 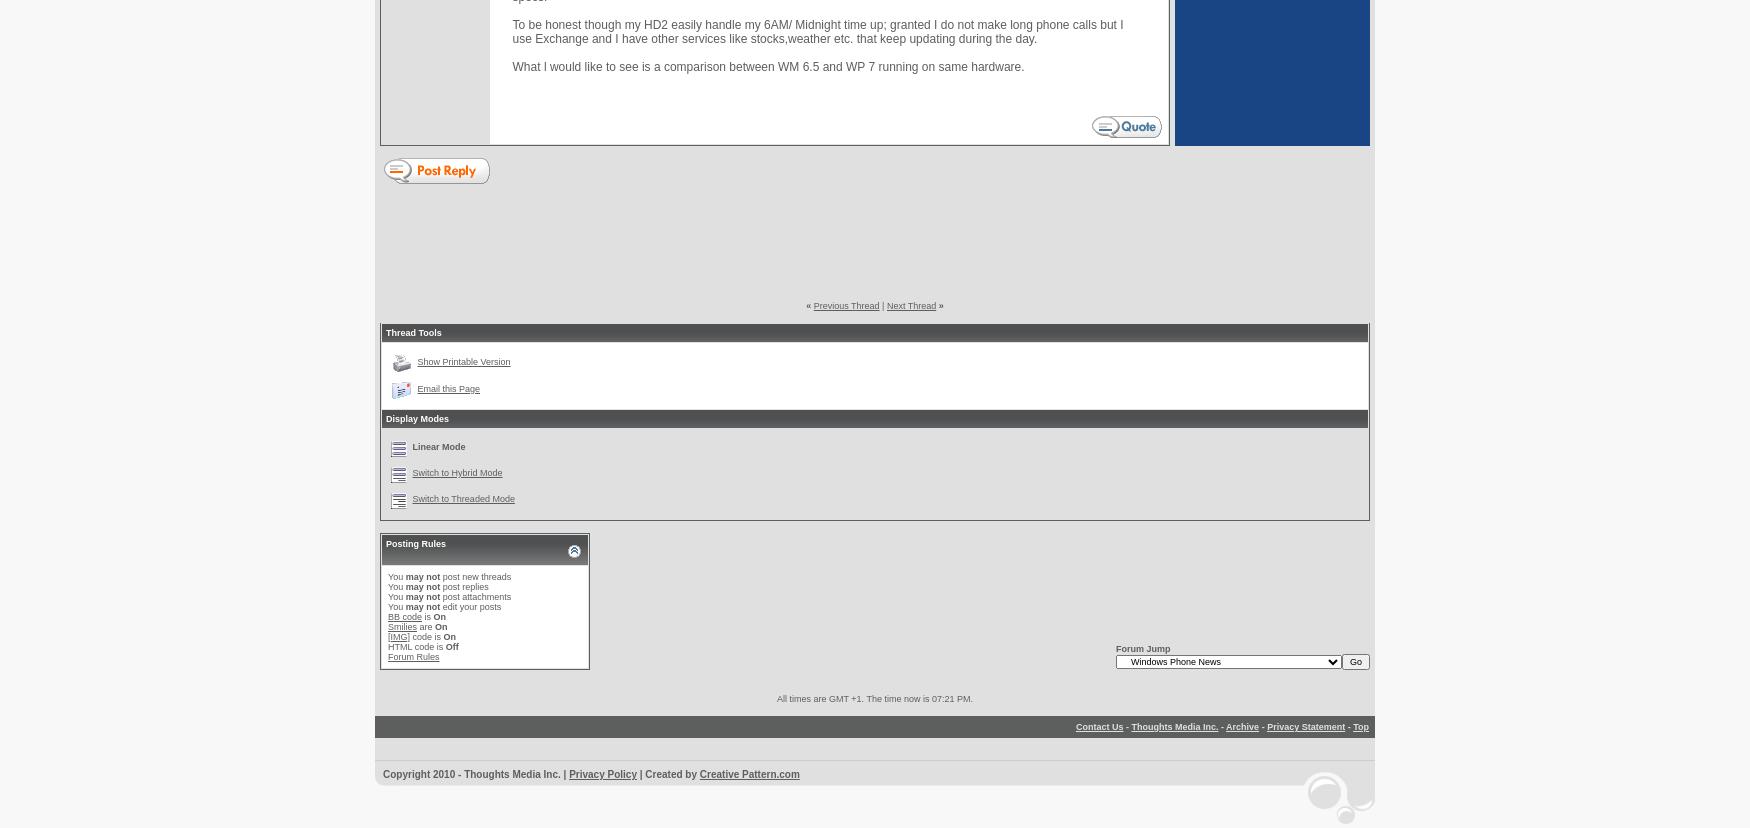 What do you see at coordinates (448, 387) in the screenshot?
I see `'Email this Page'` at bounding box center [448, 387].